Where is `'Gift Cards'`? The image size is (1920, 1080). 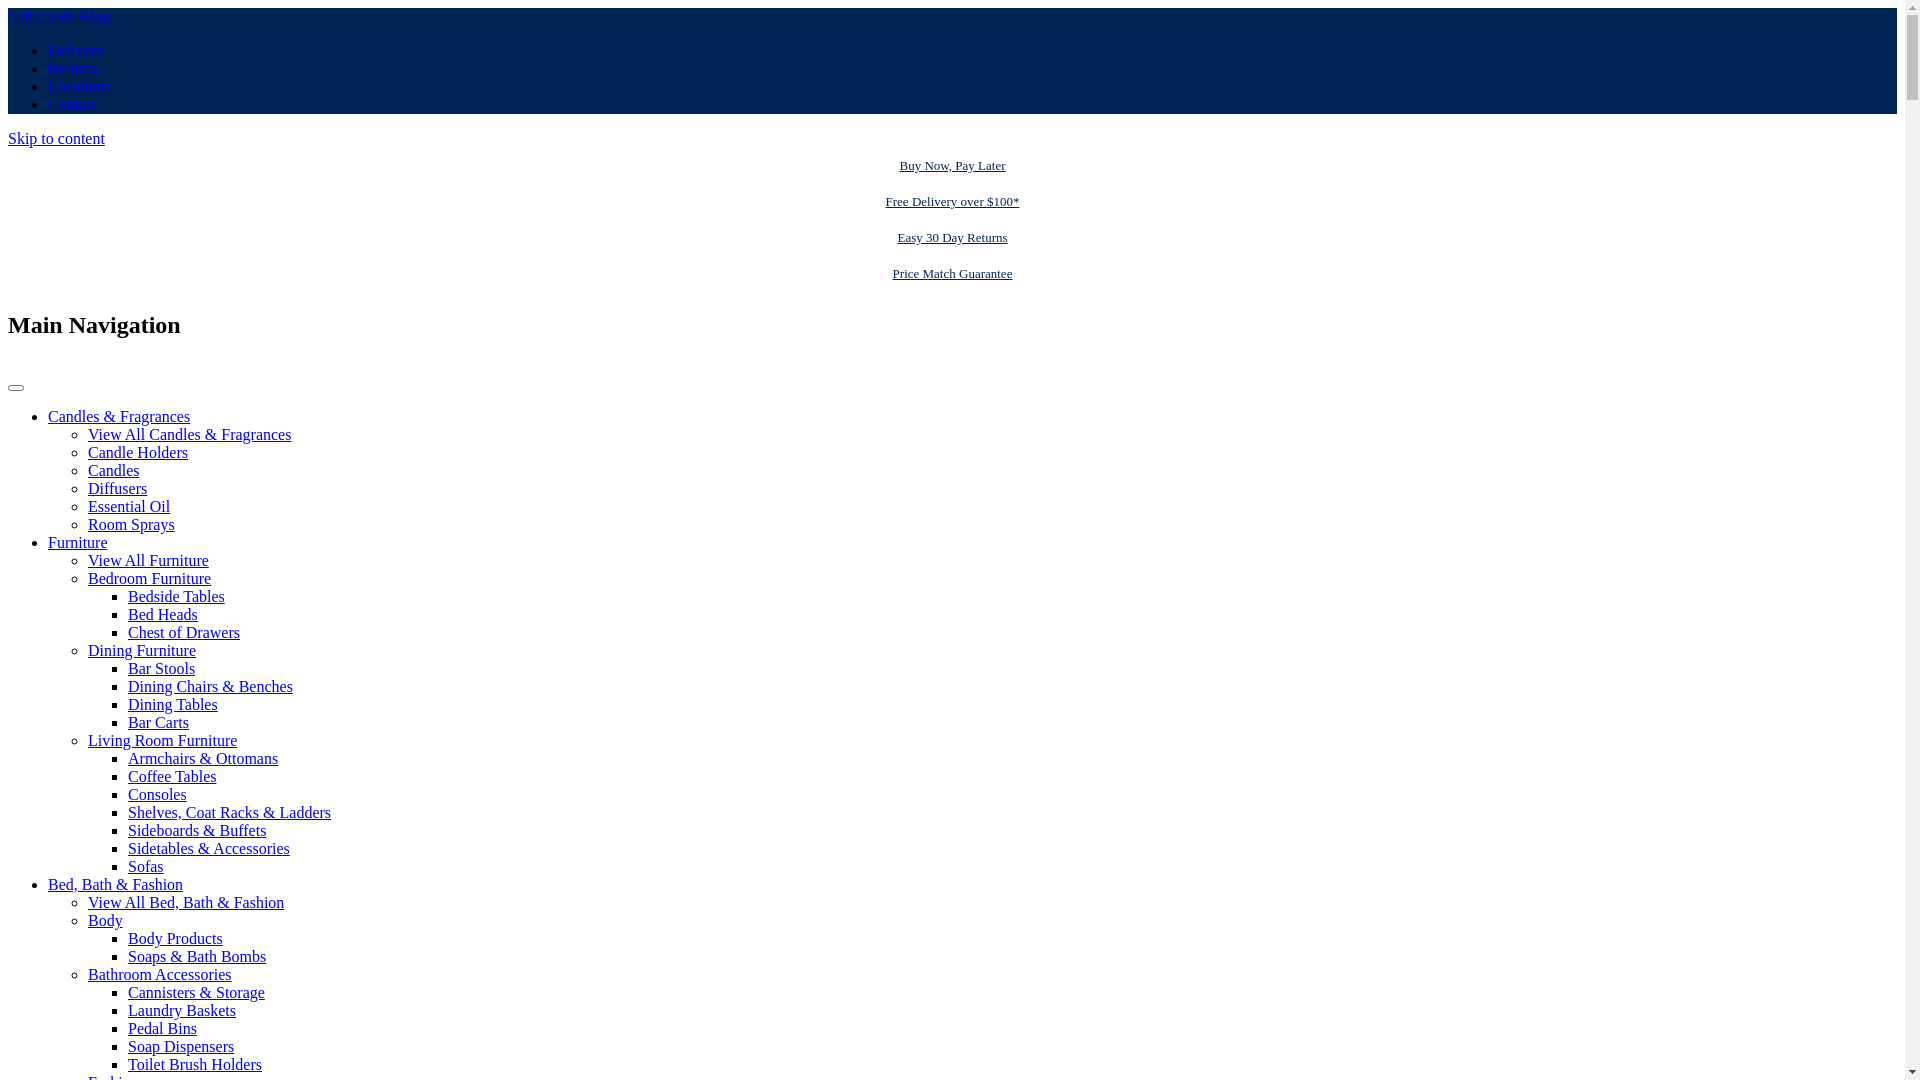 'Gift Cards' is located at coordinates (43, 16).